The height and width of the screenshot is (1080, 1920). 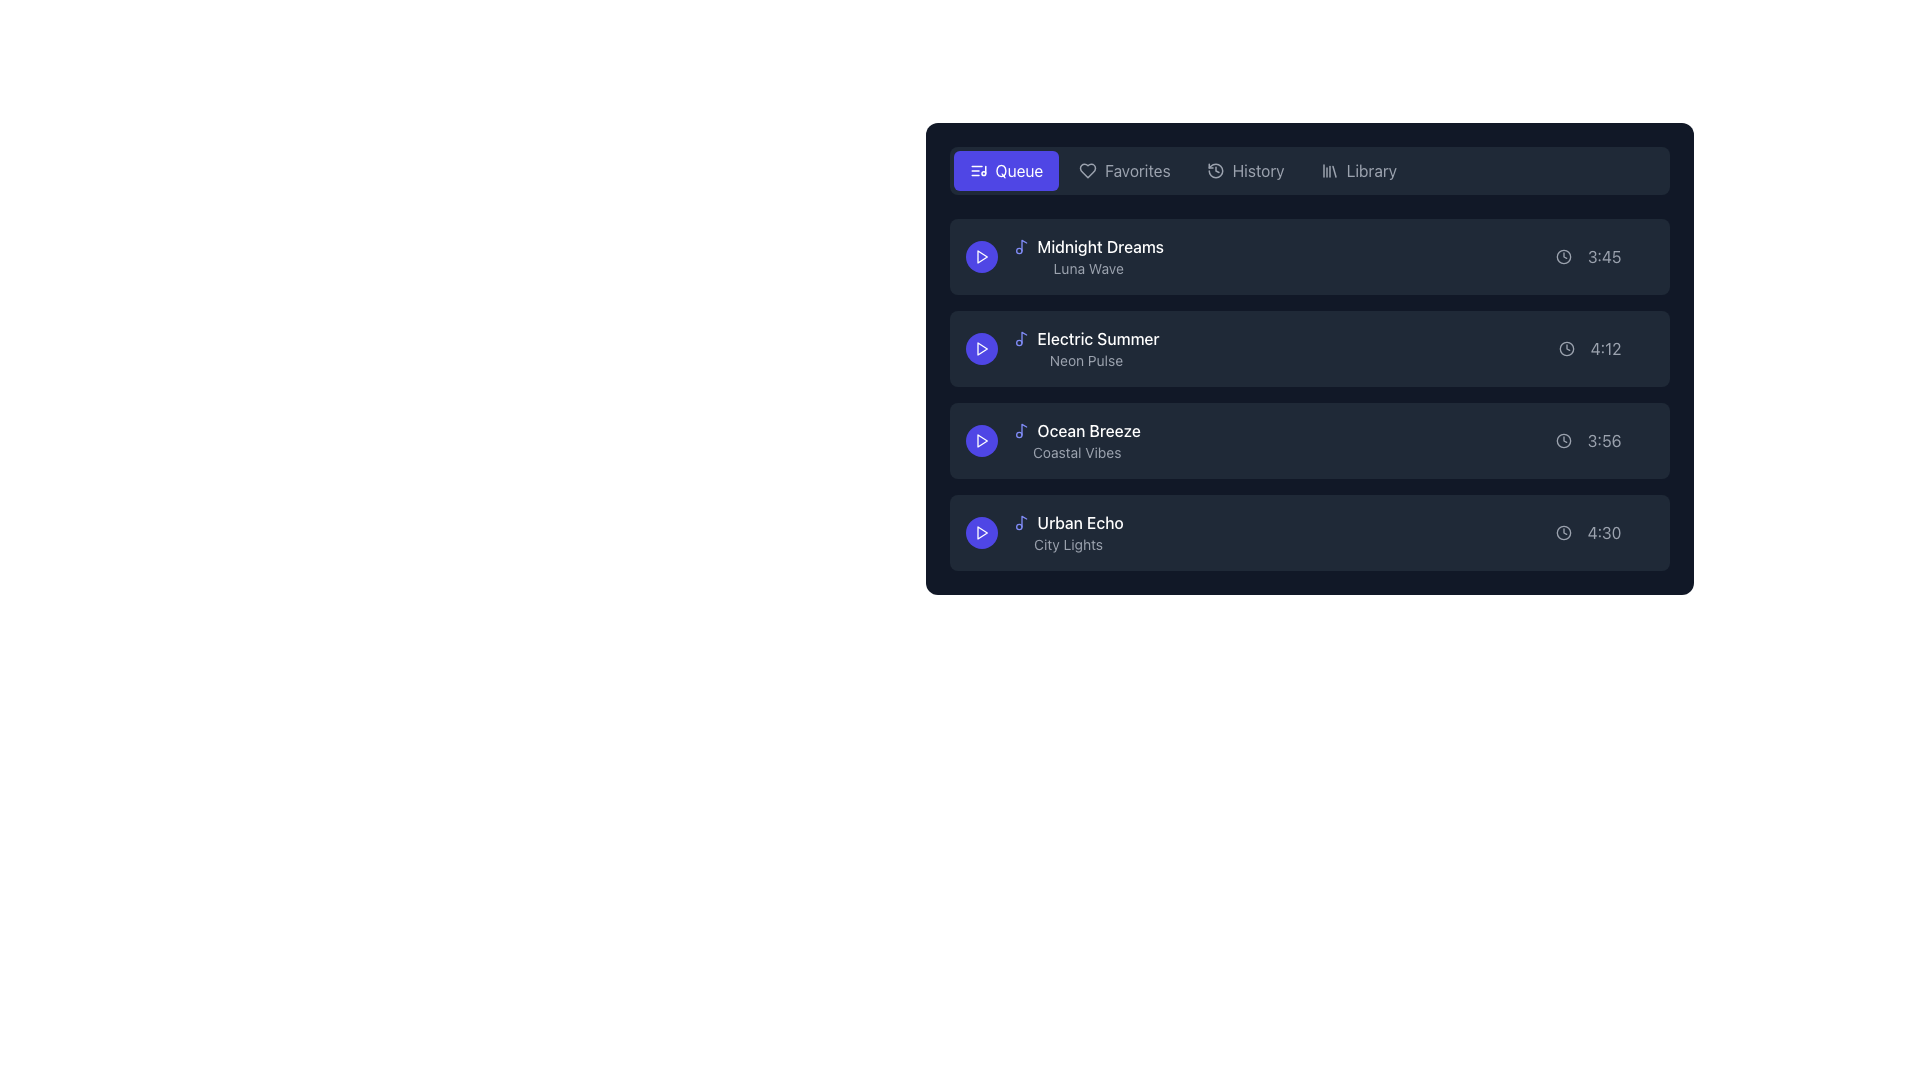 What do you see at coordinates (1309, 347) in the screenshot?
I see `the selectable song item for 'Electric Summer' in the playlist` at bounding box center [1309, 347].